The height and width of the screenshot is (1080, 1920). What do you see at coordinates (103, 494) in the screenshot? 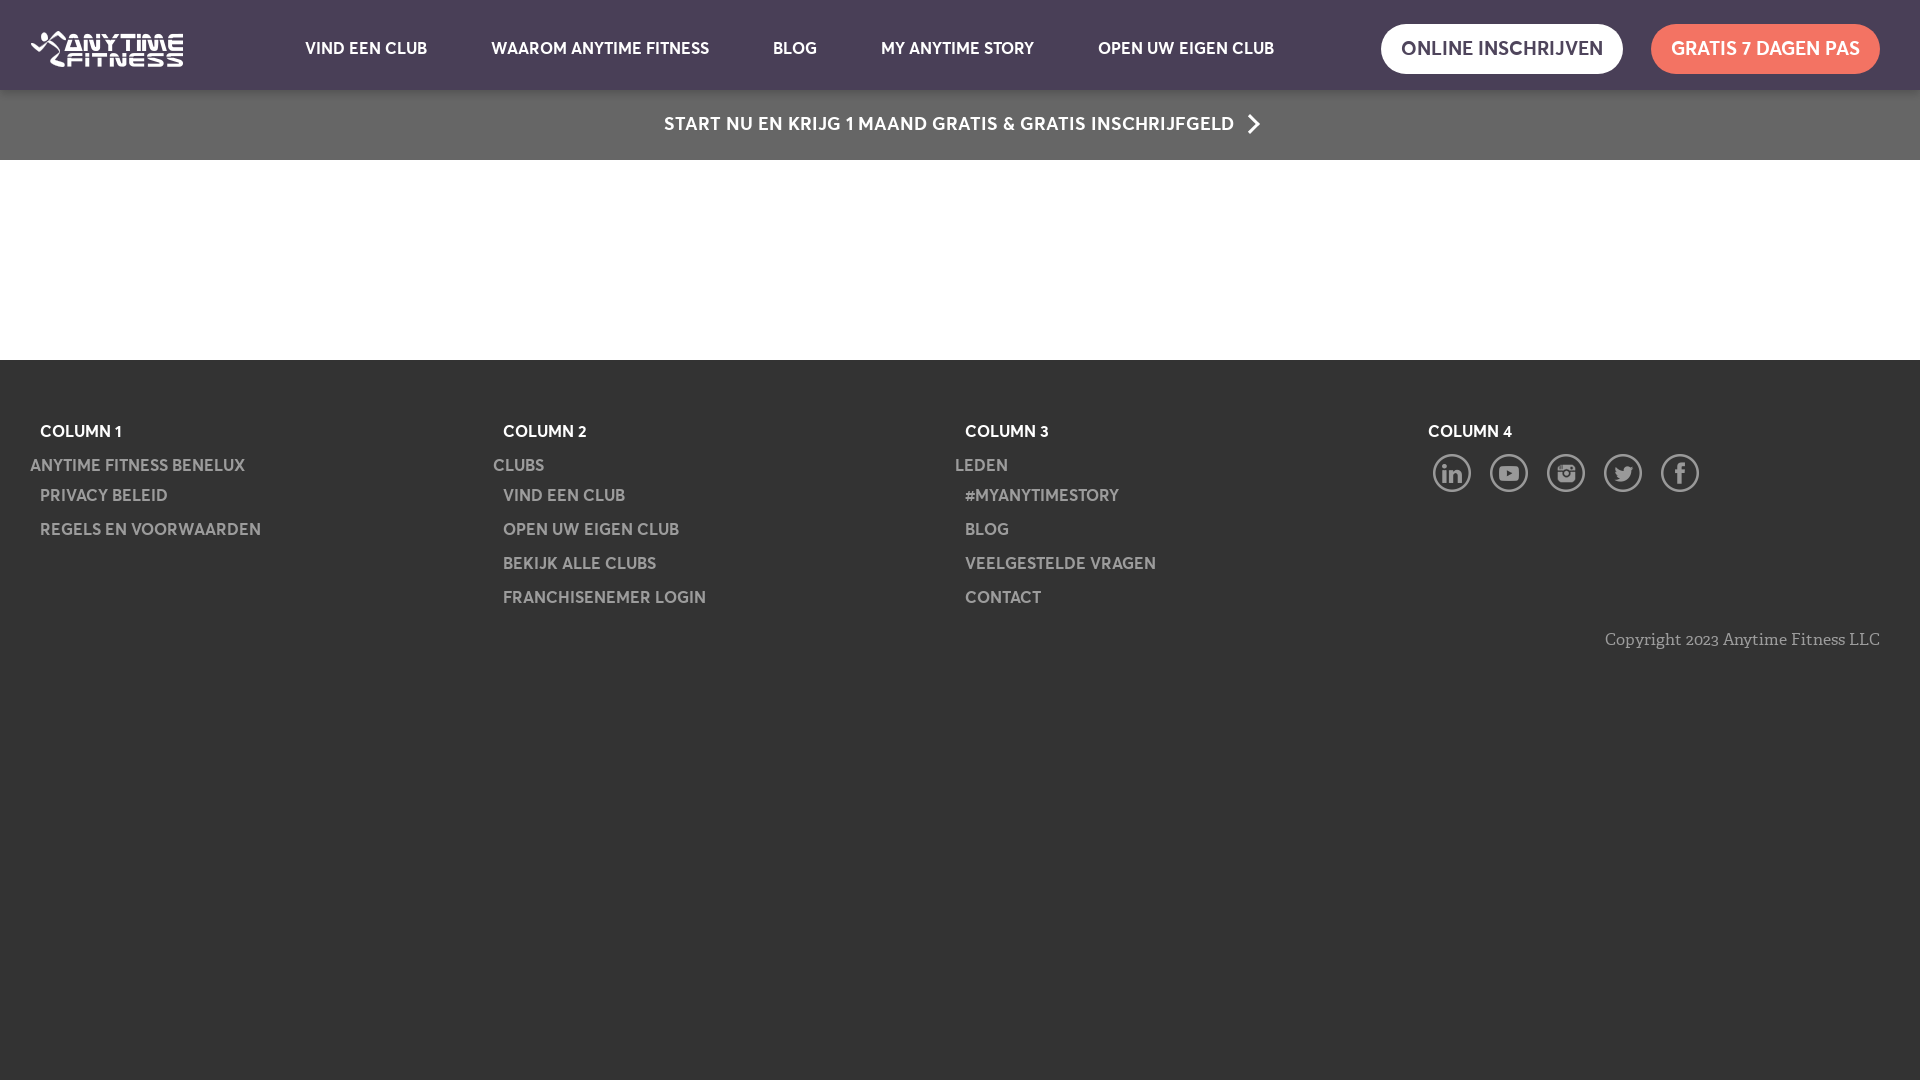
I see `'PRIVACY BELEID'` at bounding box center [103, 494].